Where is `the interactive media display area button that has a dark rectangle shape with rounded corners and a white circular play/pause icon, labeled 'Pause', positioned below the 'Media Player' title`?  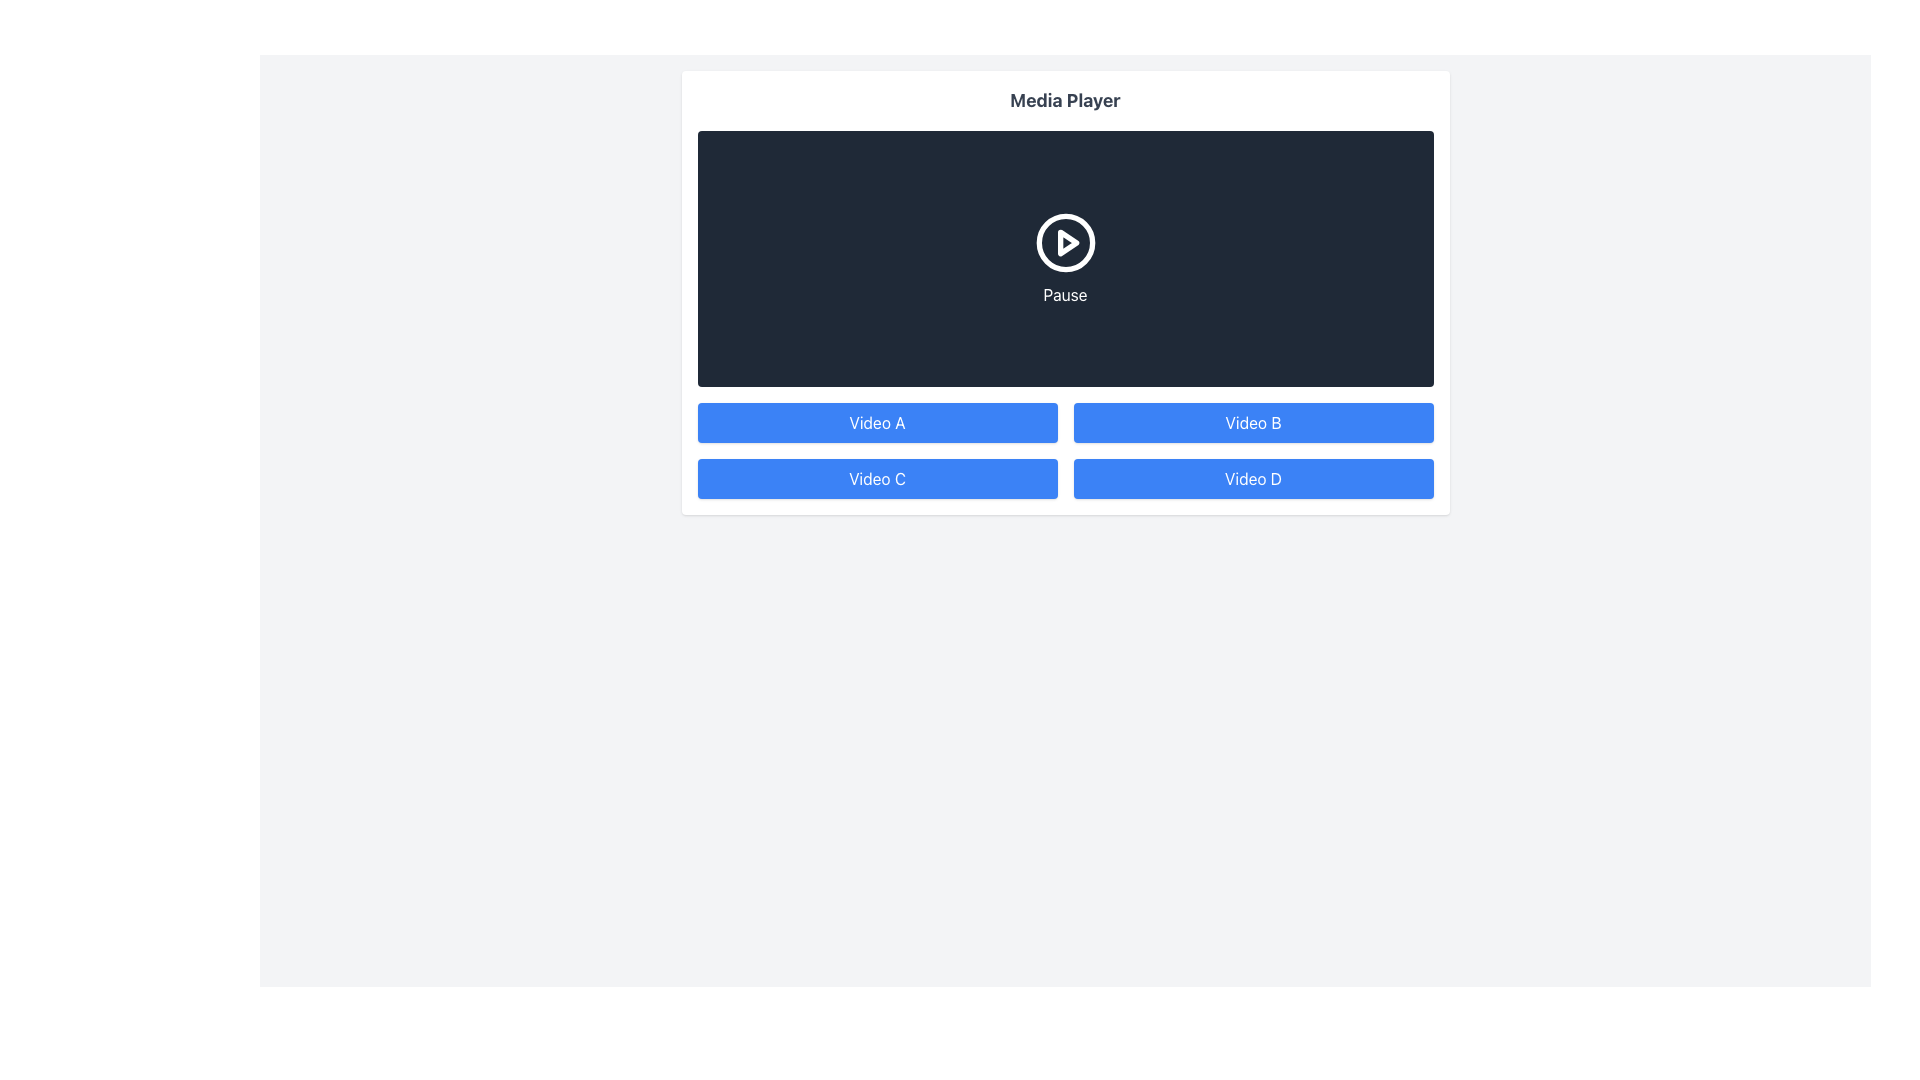 the interactive media display area button that has a dark rectangle shape with rounded corners and a white circular play/pause icon, labeled 'Pause', positioned below the 'Media Player' title is located at coordinates (1064, 257).